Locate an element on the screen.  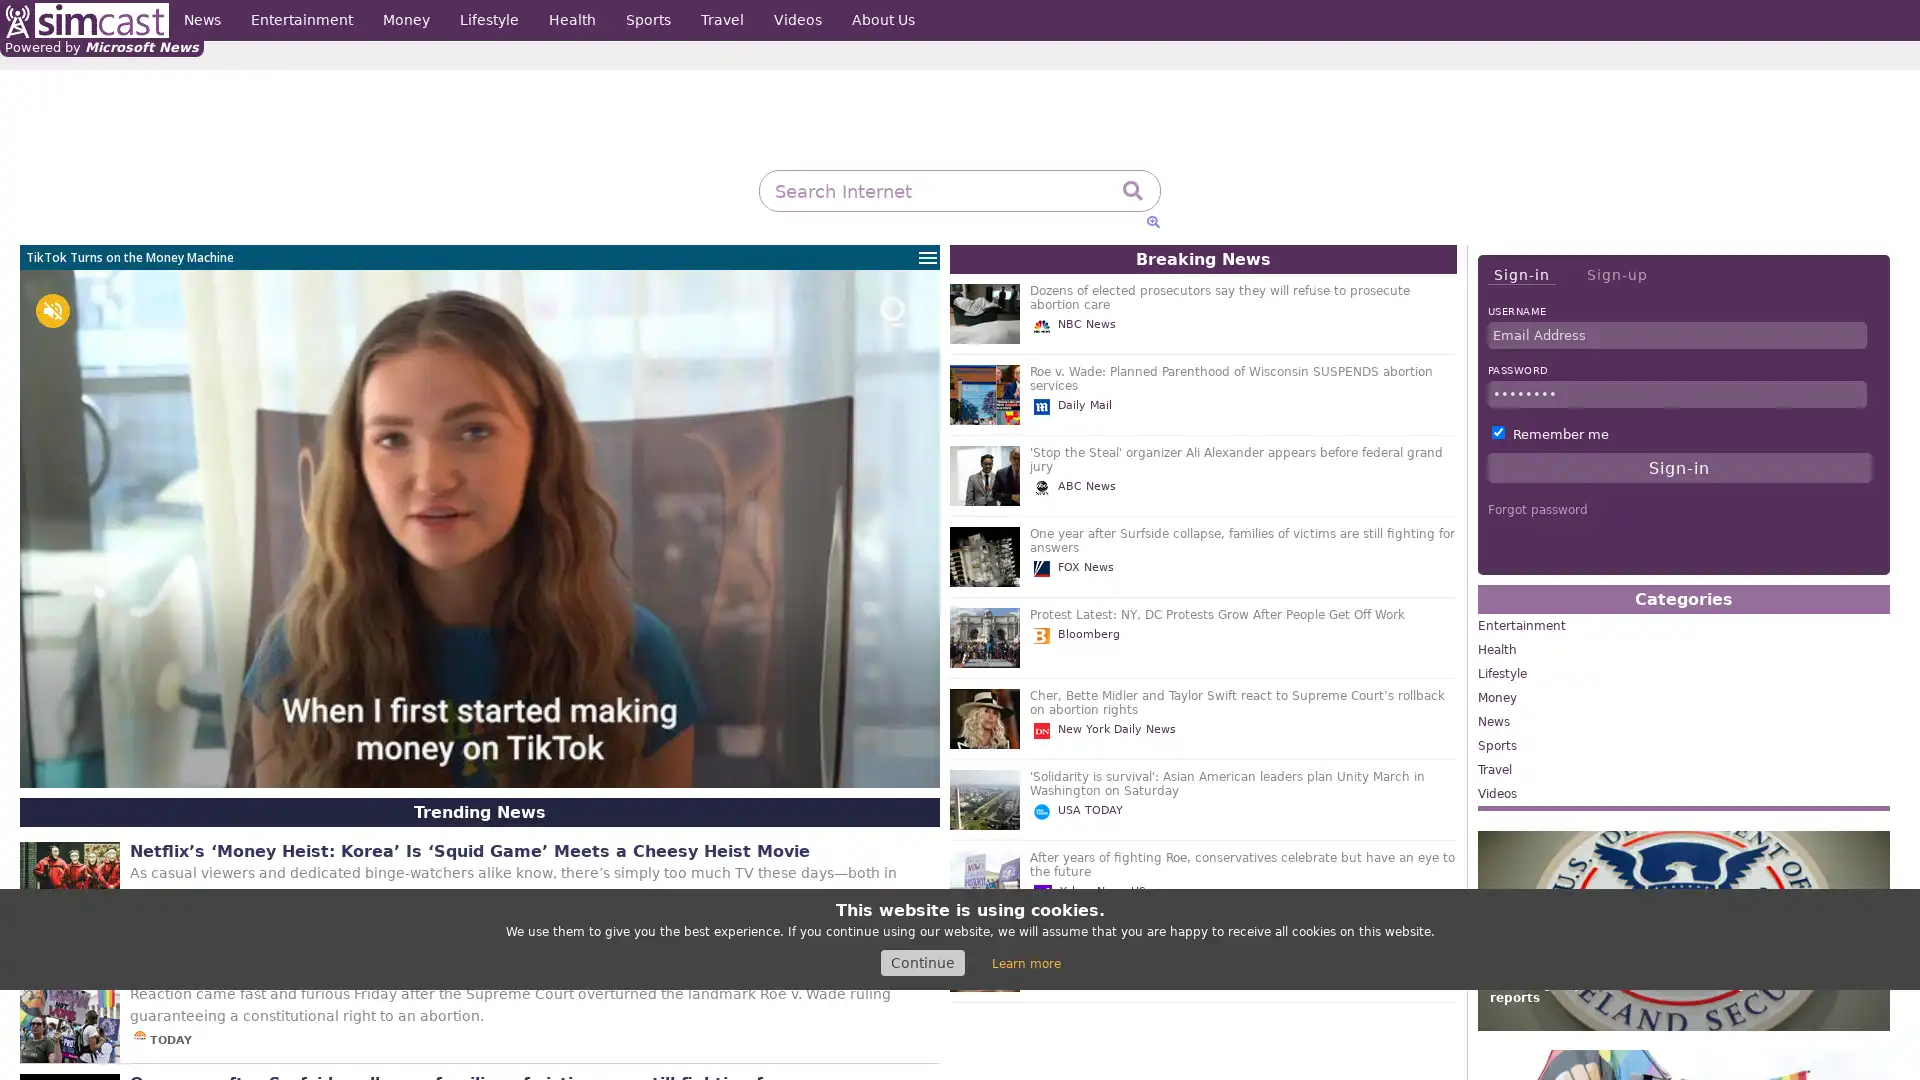
volume_offvolume_up is located at coordinates (52, 311).